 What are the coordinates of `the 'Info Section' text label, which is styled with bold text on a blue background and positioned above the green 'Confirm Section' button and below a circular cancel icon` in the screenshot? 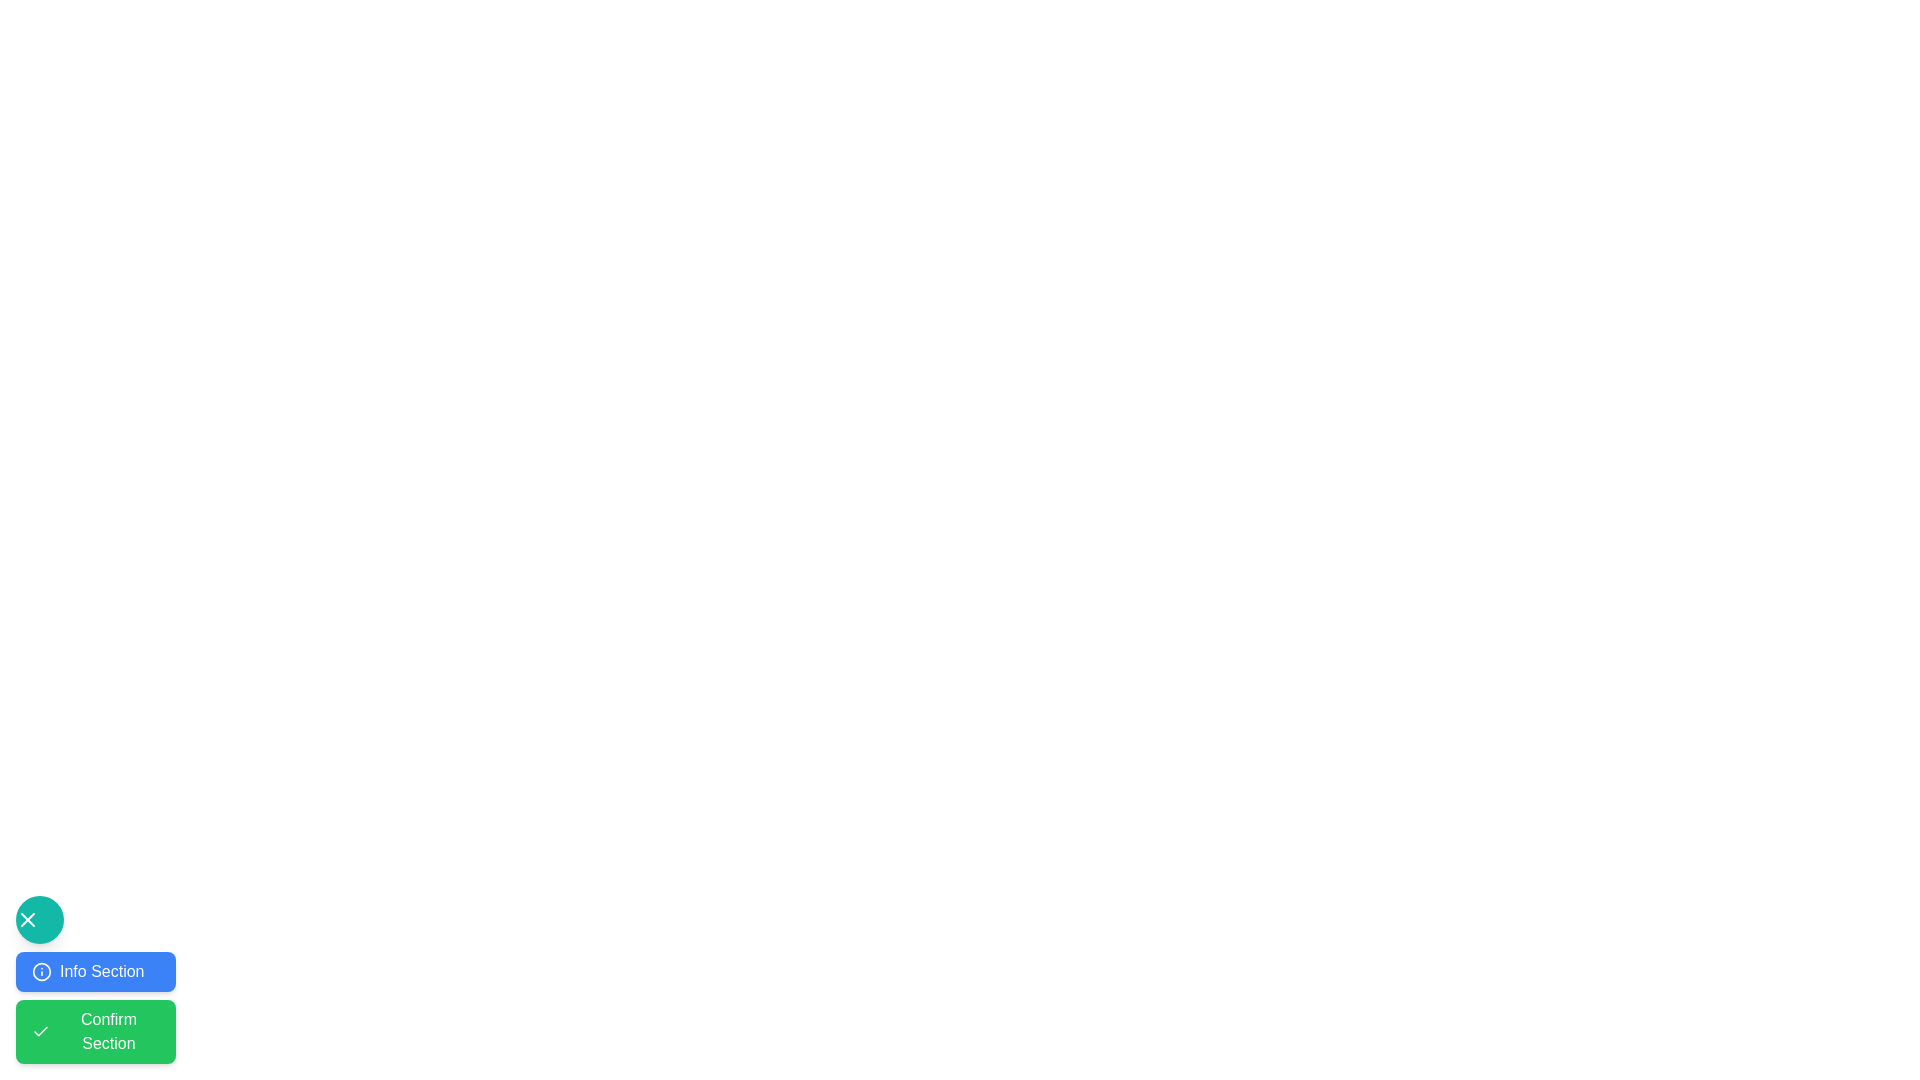 It's located at (101, 971).